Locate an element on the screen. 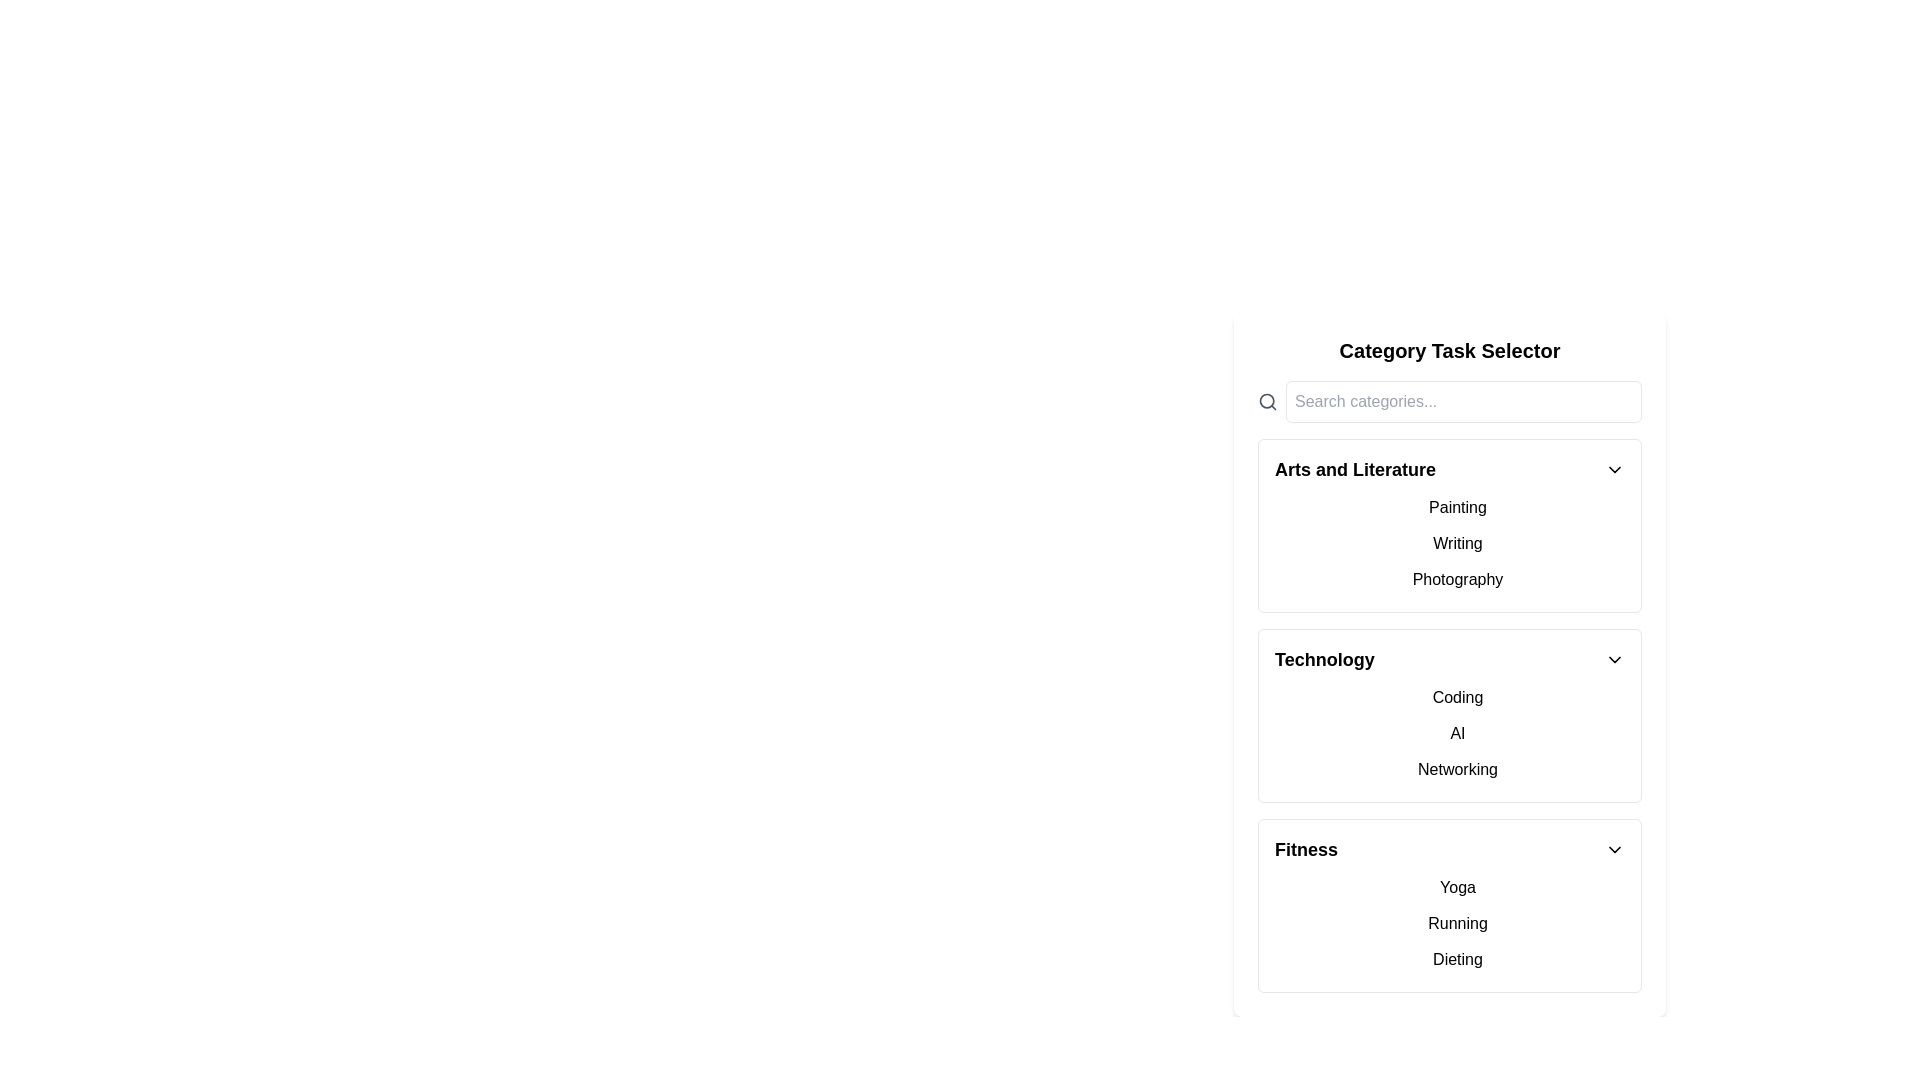  the 'AI' category text is located at coordinates (1458, 733).